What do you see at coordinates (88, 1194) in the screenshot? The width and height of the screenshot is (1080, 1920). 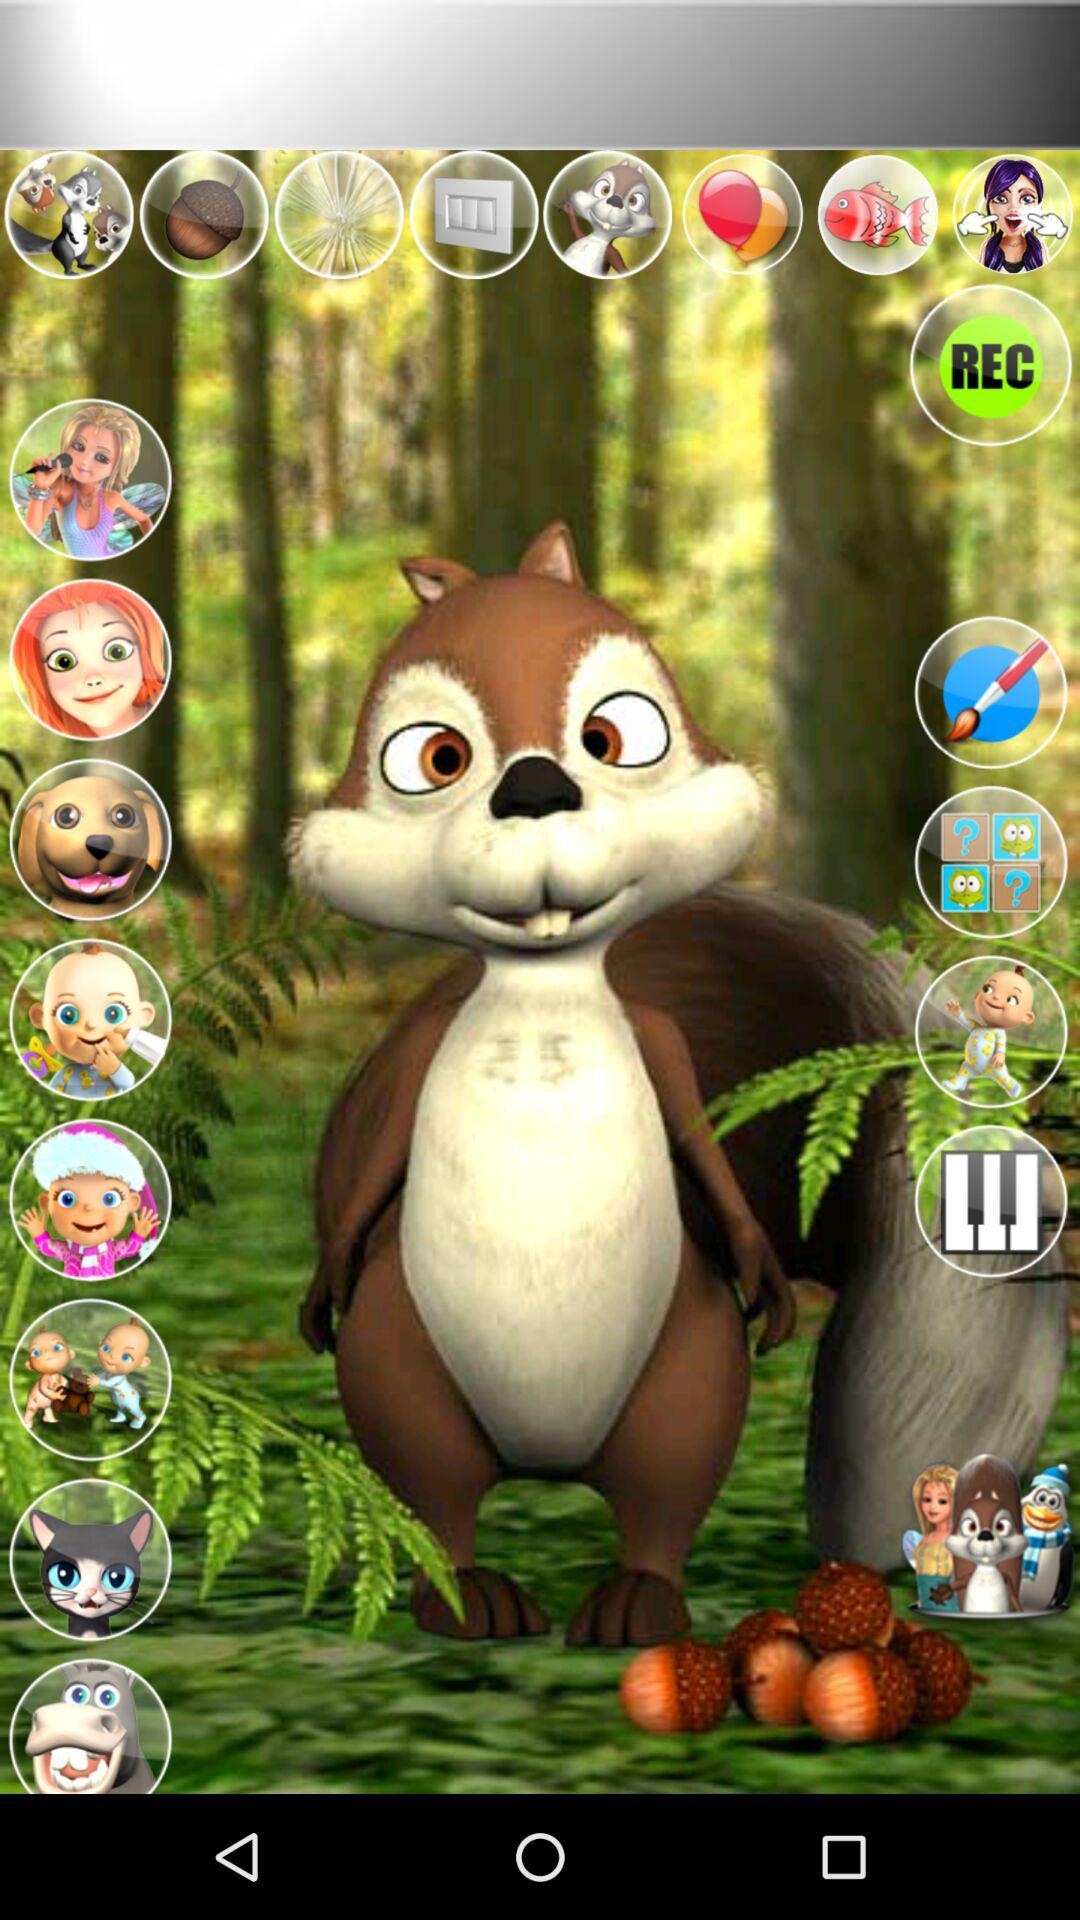 I see `character` at bounding box center [88, 1194].